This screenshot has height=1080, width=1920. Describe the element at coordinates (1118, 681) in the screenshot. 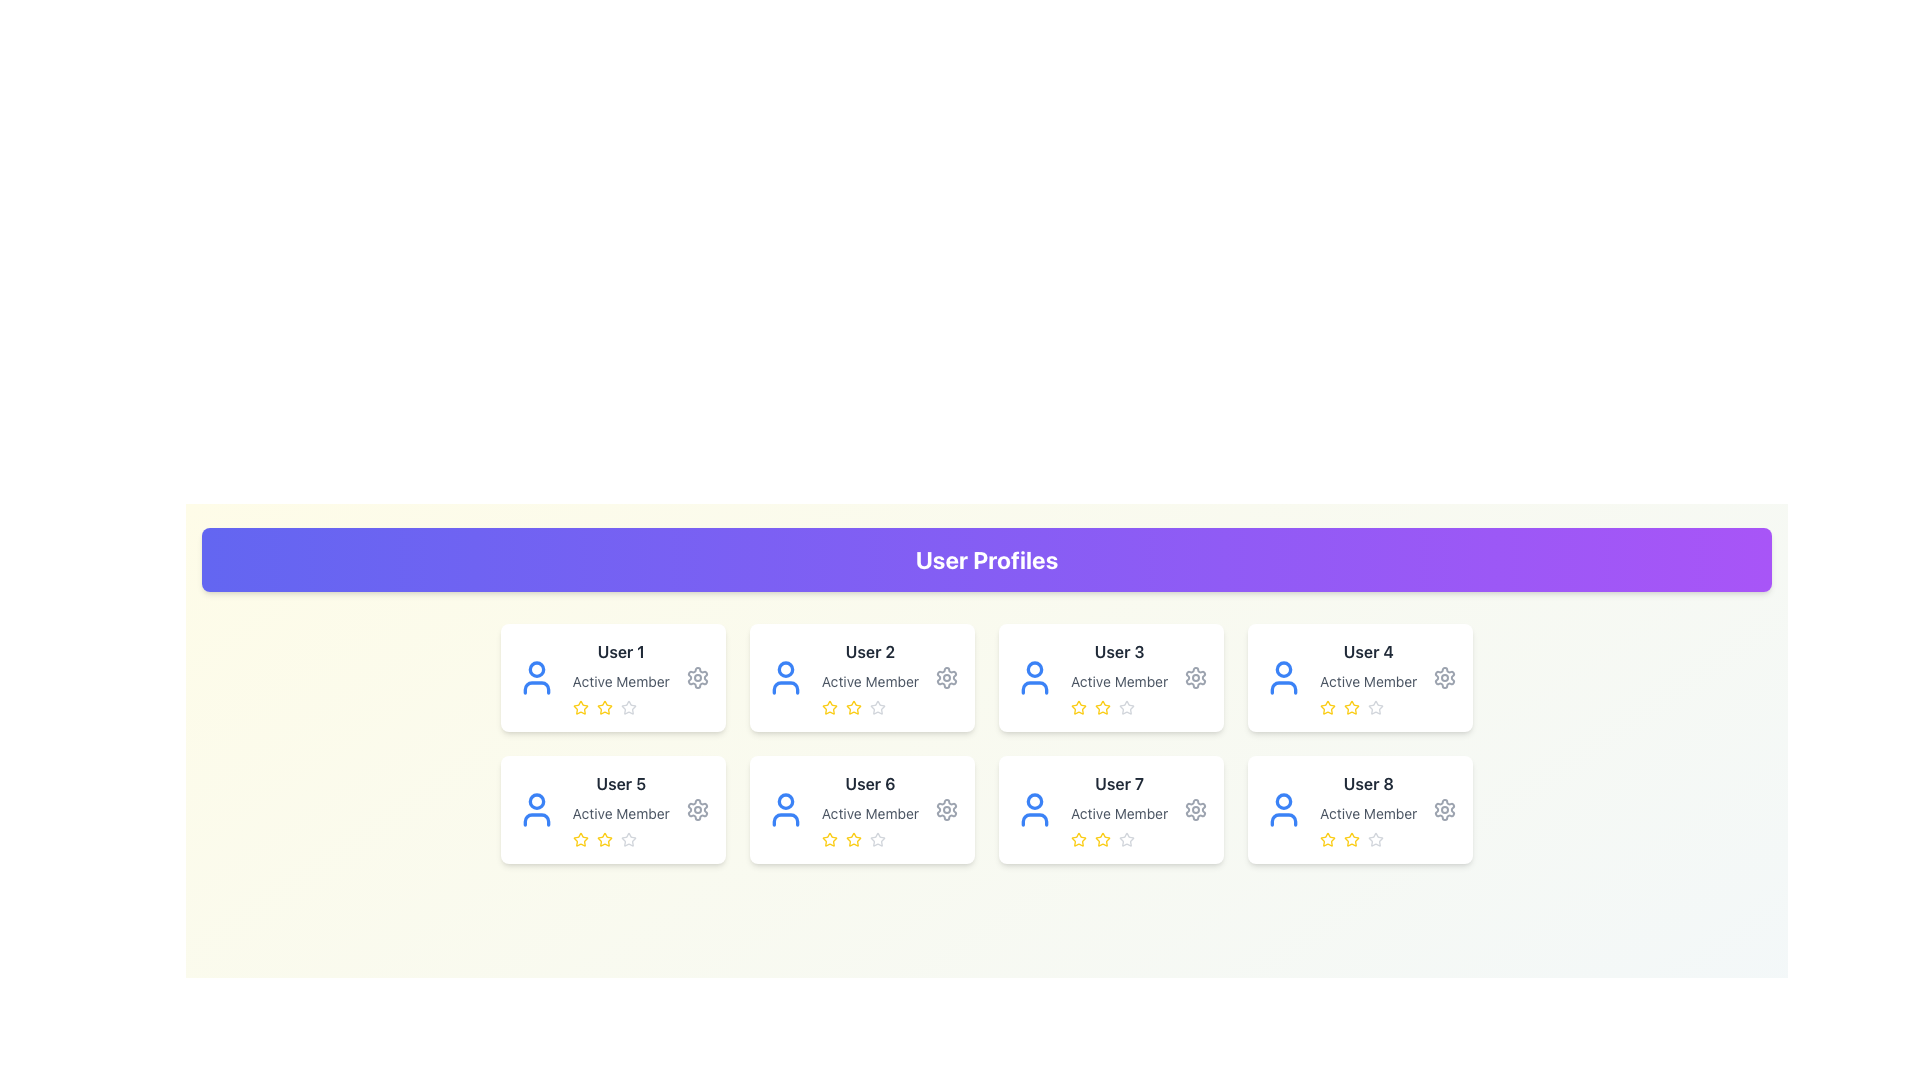

I see `the 'Active Member' text label` at that location.